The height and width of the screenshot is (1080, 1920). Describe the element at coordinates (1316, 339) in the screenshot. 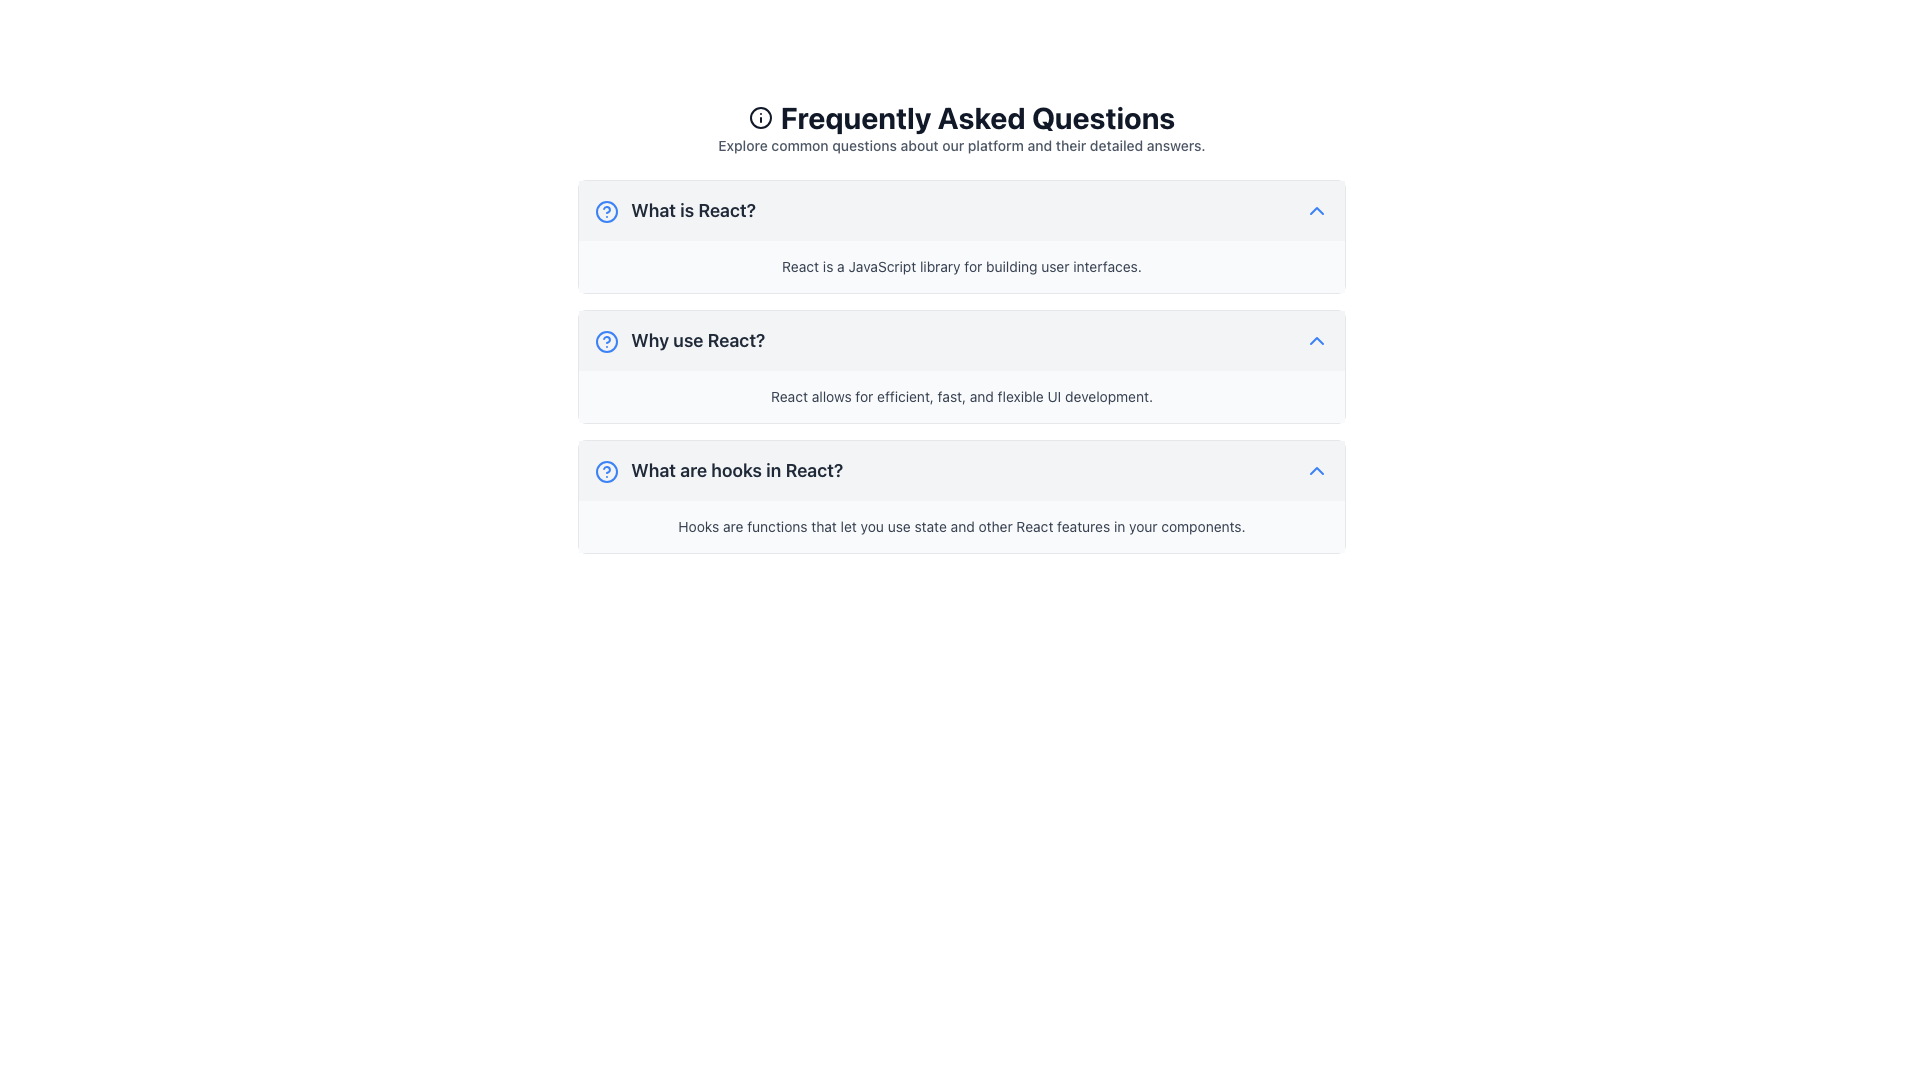

I see `the chevron icon on the rightmost section of the 'Why use React?' panel` at that location.